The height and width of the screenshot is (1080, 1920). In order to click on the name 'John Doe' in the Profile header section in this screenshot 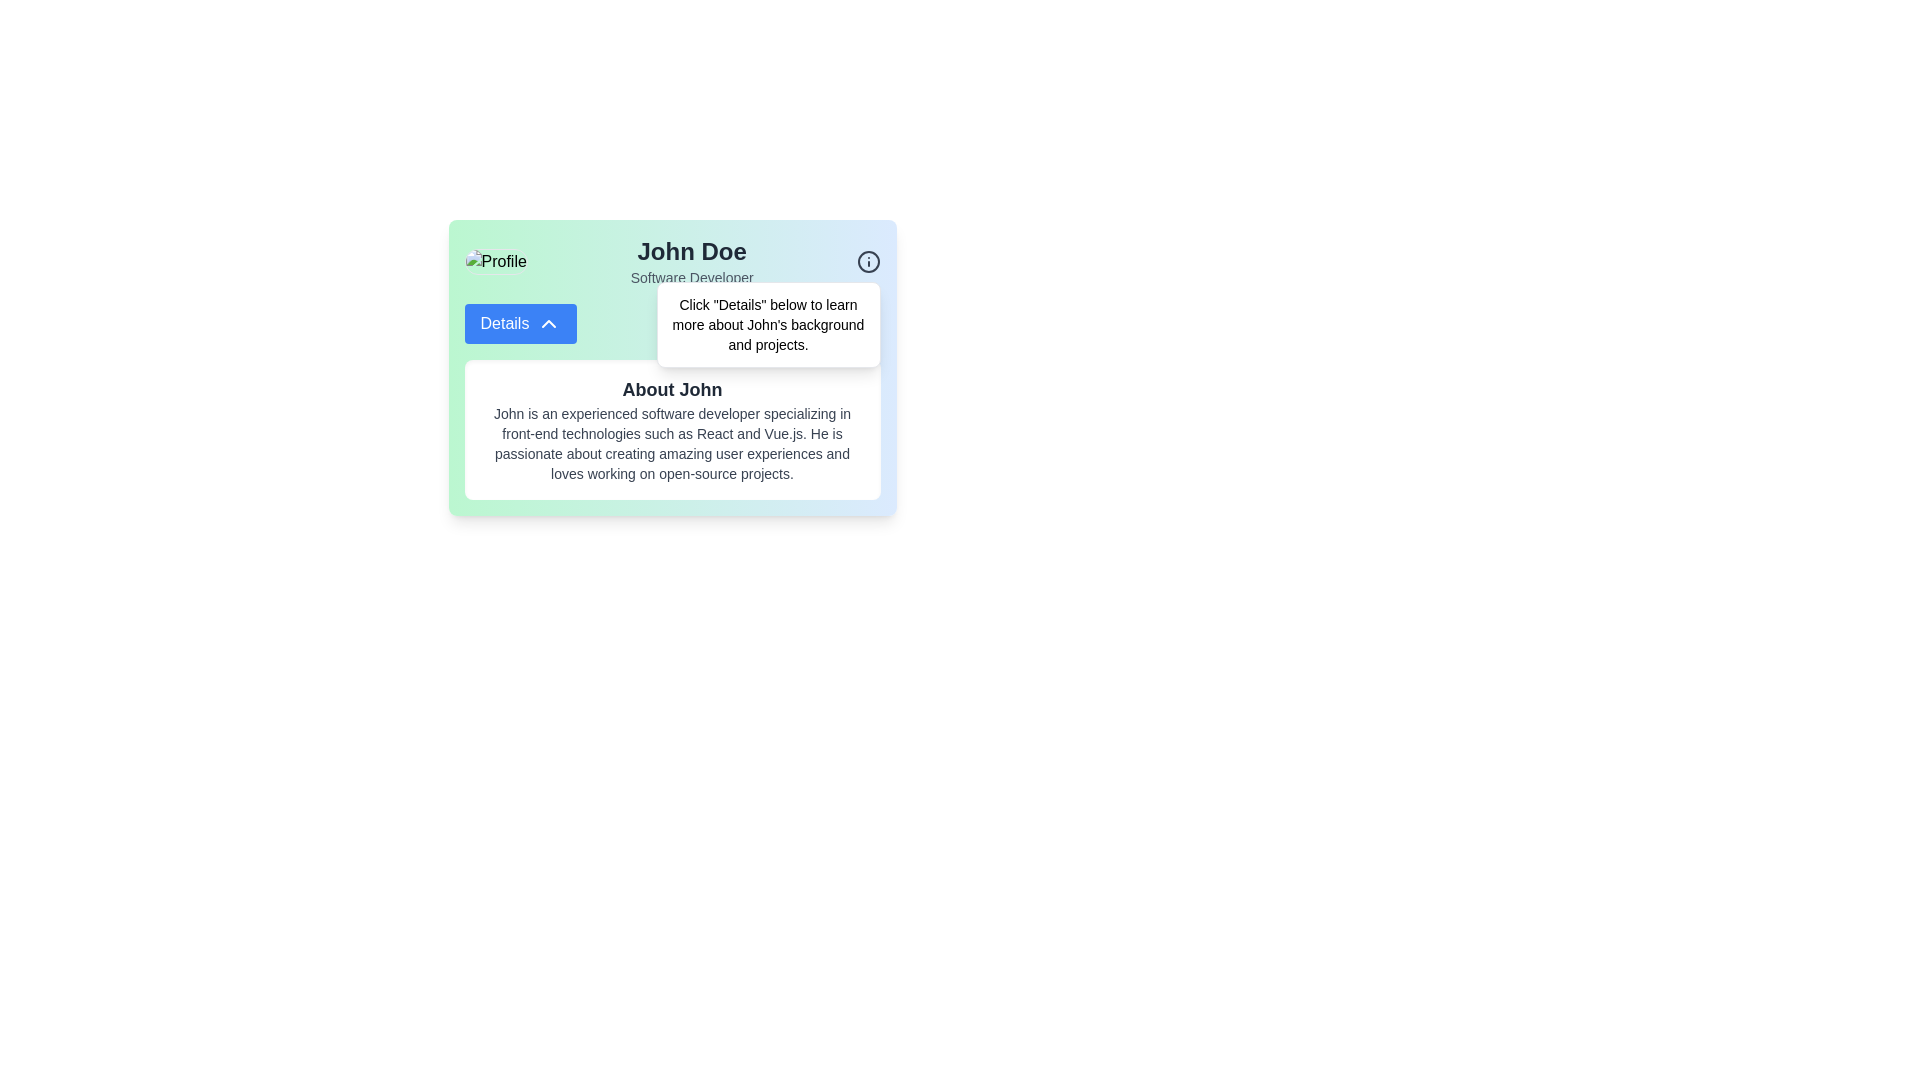, I will do `click(672, 261)`.